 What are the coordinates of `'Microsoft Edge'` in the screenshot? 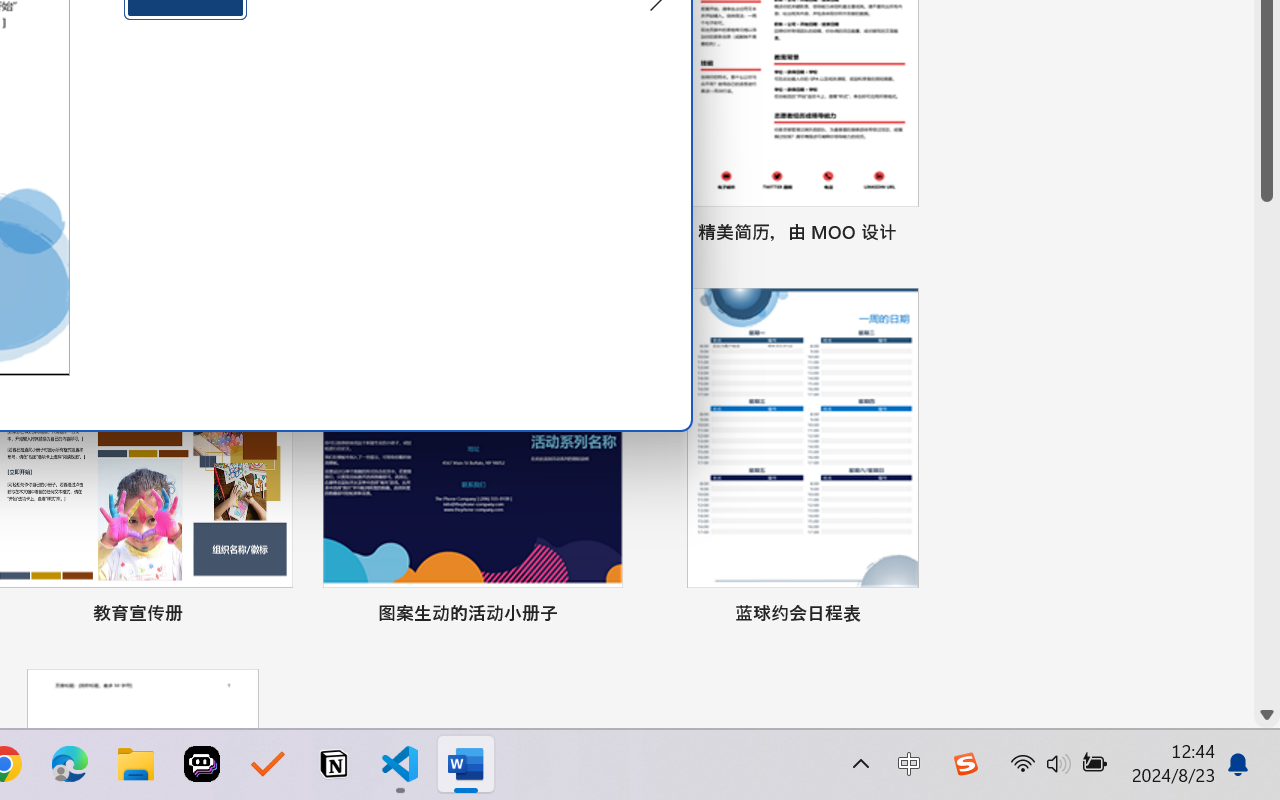 It's located at (69, 764).